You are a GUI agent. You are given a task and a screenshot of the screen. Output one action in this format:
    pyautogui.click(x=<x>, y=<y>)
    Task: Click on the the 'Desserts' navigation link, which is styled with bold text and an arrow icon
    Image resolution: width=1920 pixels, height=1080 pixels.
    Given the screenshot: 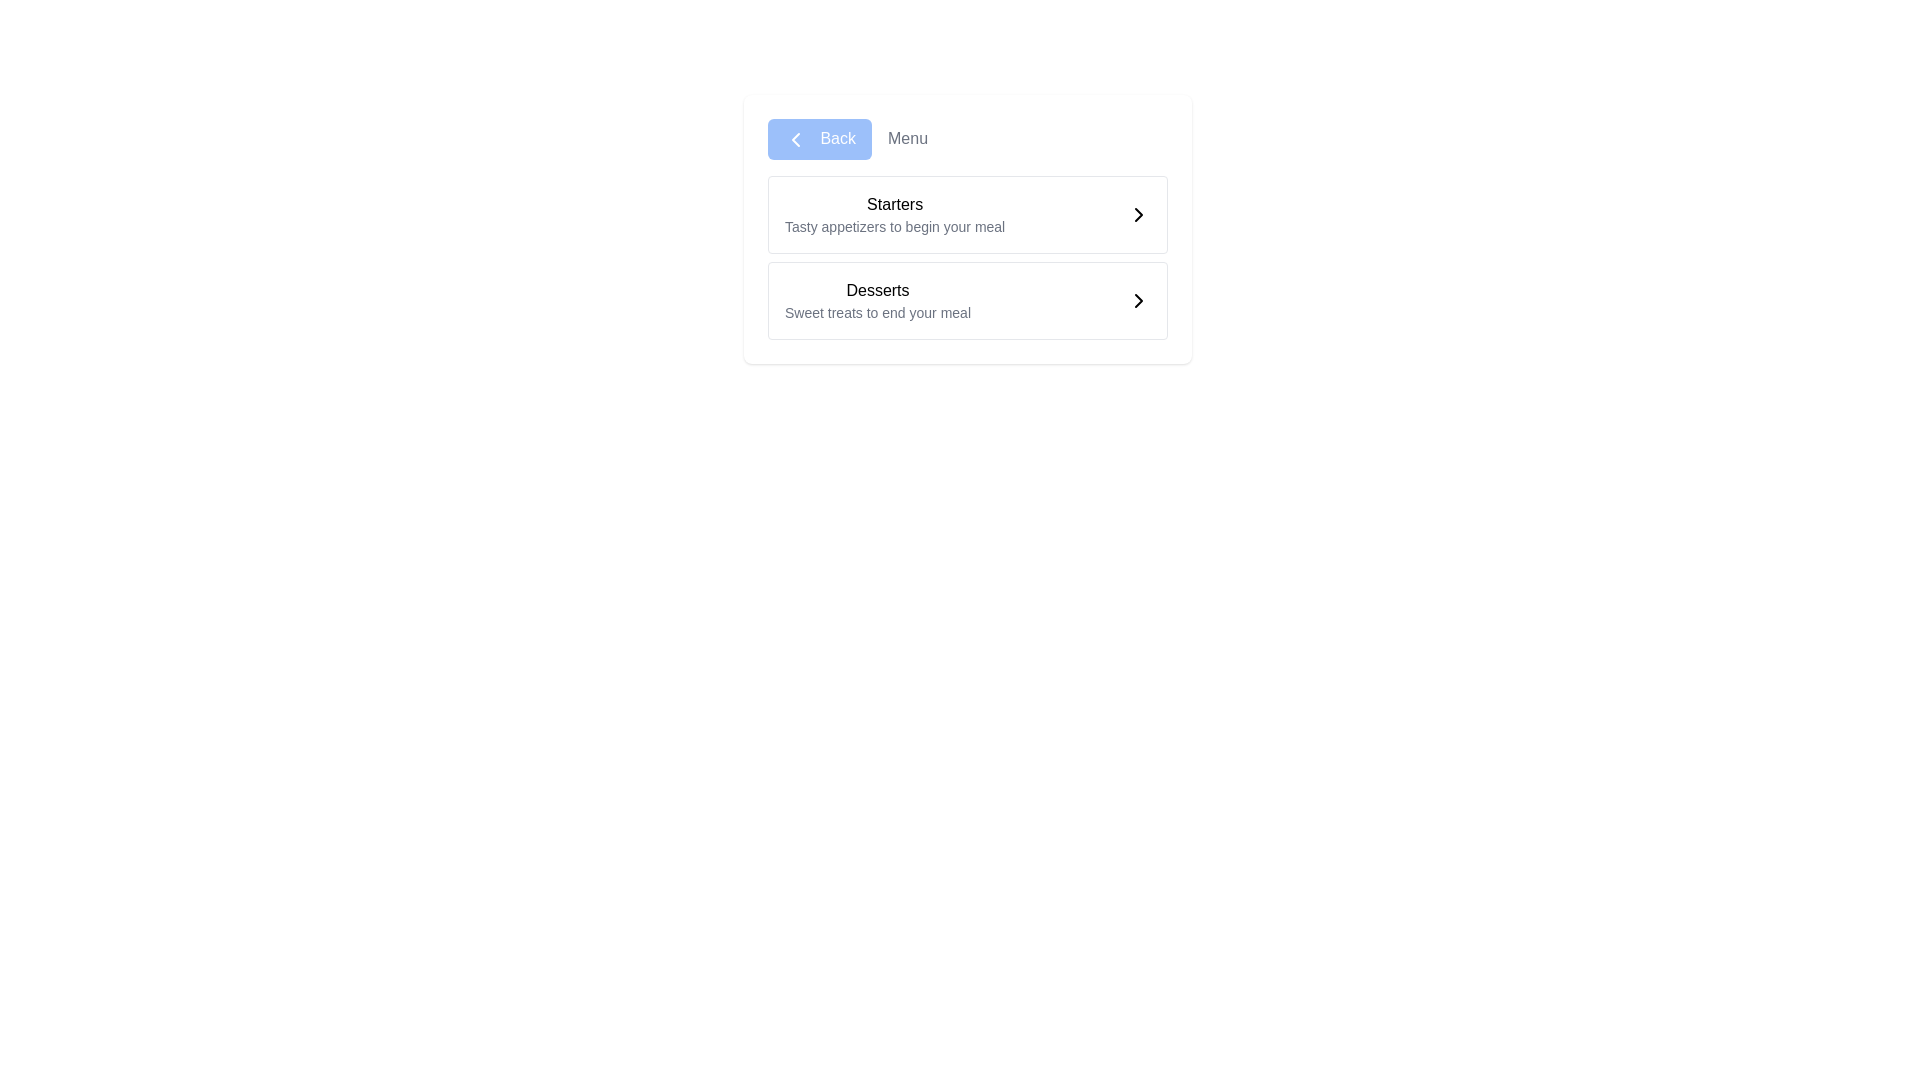 What is the action you would take?
    pyautogui.click(x=968, y=300)
    